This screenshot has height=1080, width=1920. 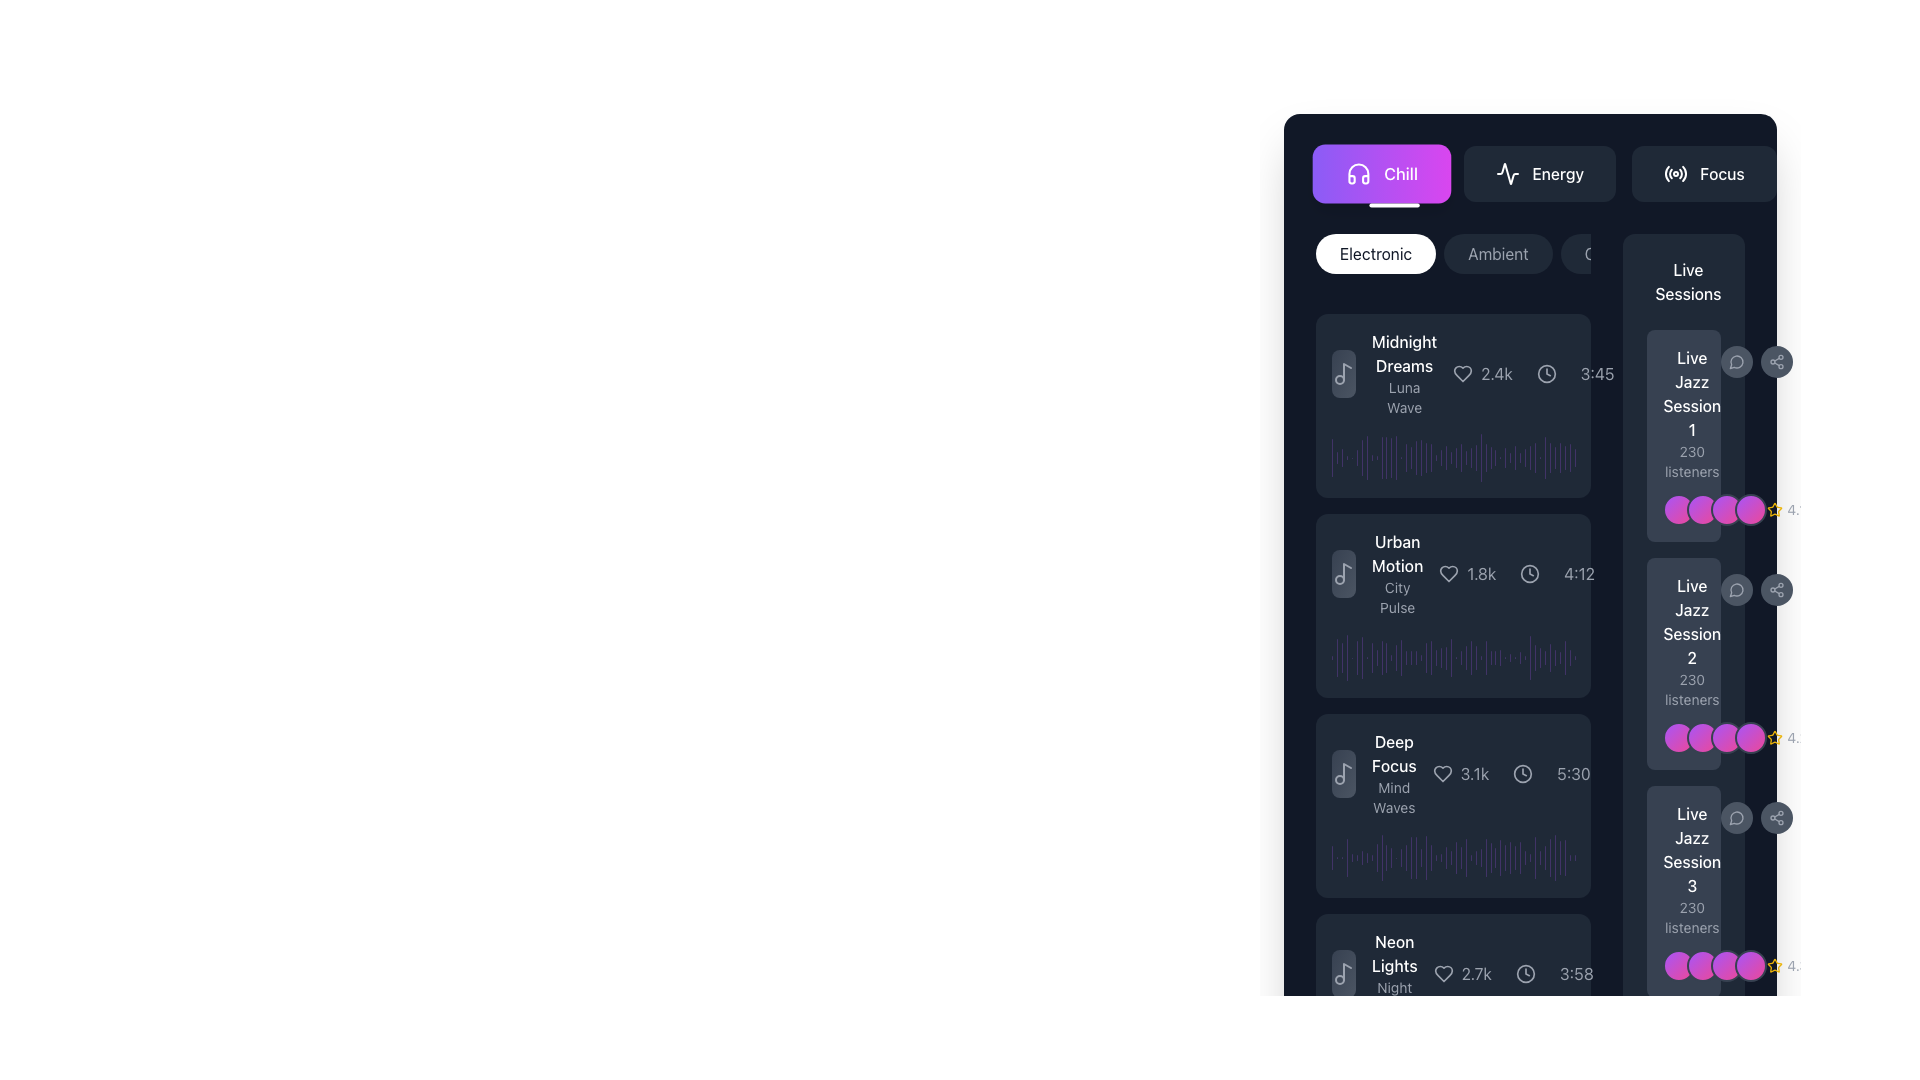 What do you see at coordinates (1691, 412) in the screenshot?
I see `the descriptive information panel for 'Live Jazz Session 1' which displays '230 listeners' in the 'Live Sessions' column` at bounding box center [1691, 412].